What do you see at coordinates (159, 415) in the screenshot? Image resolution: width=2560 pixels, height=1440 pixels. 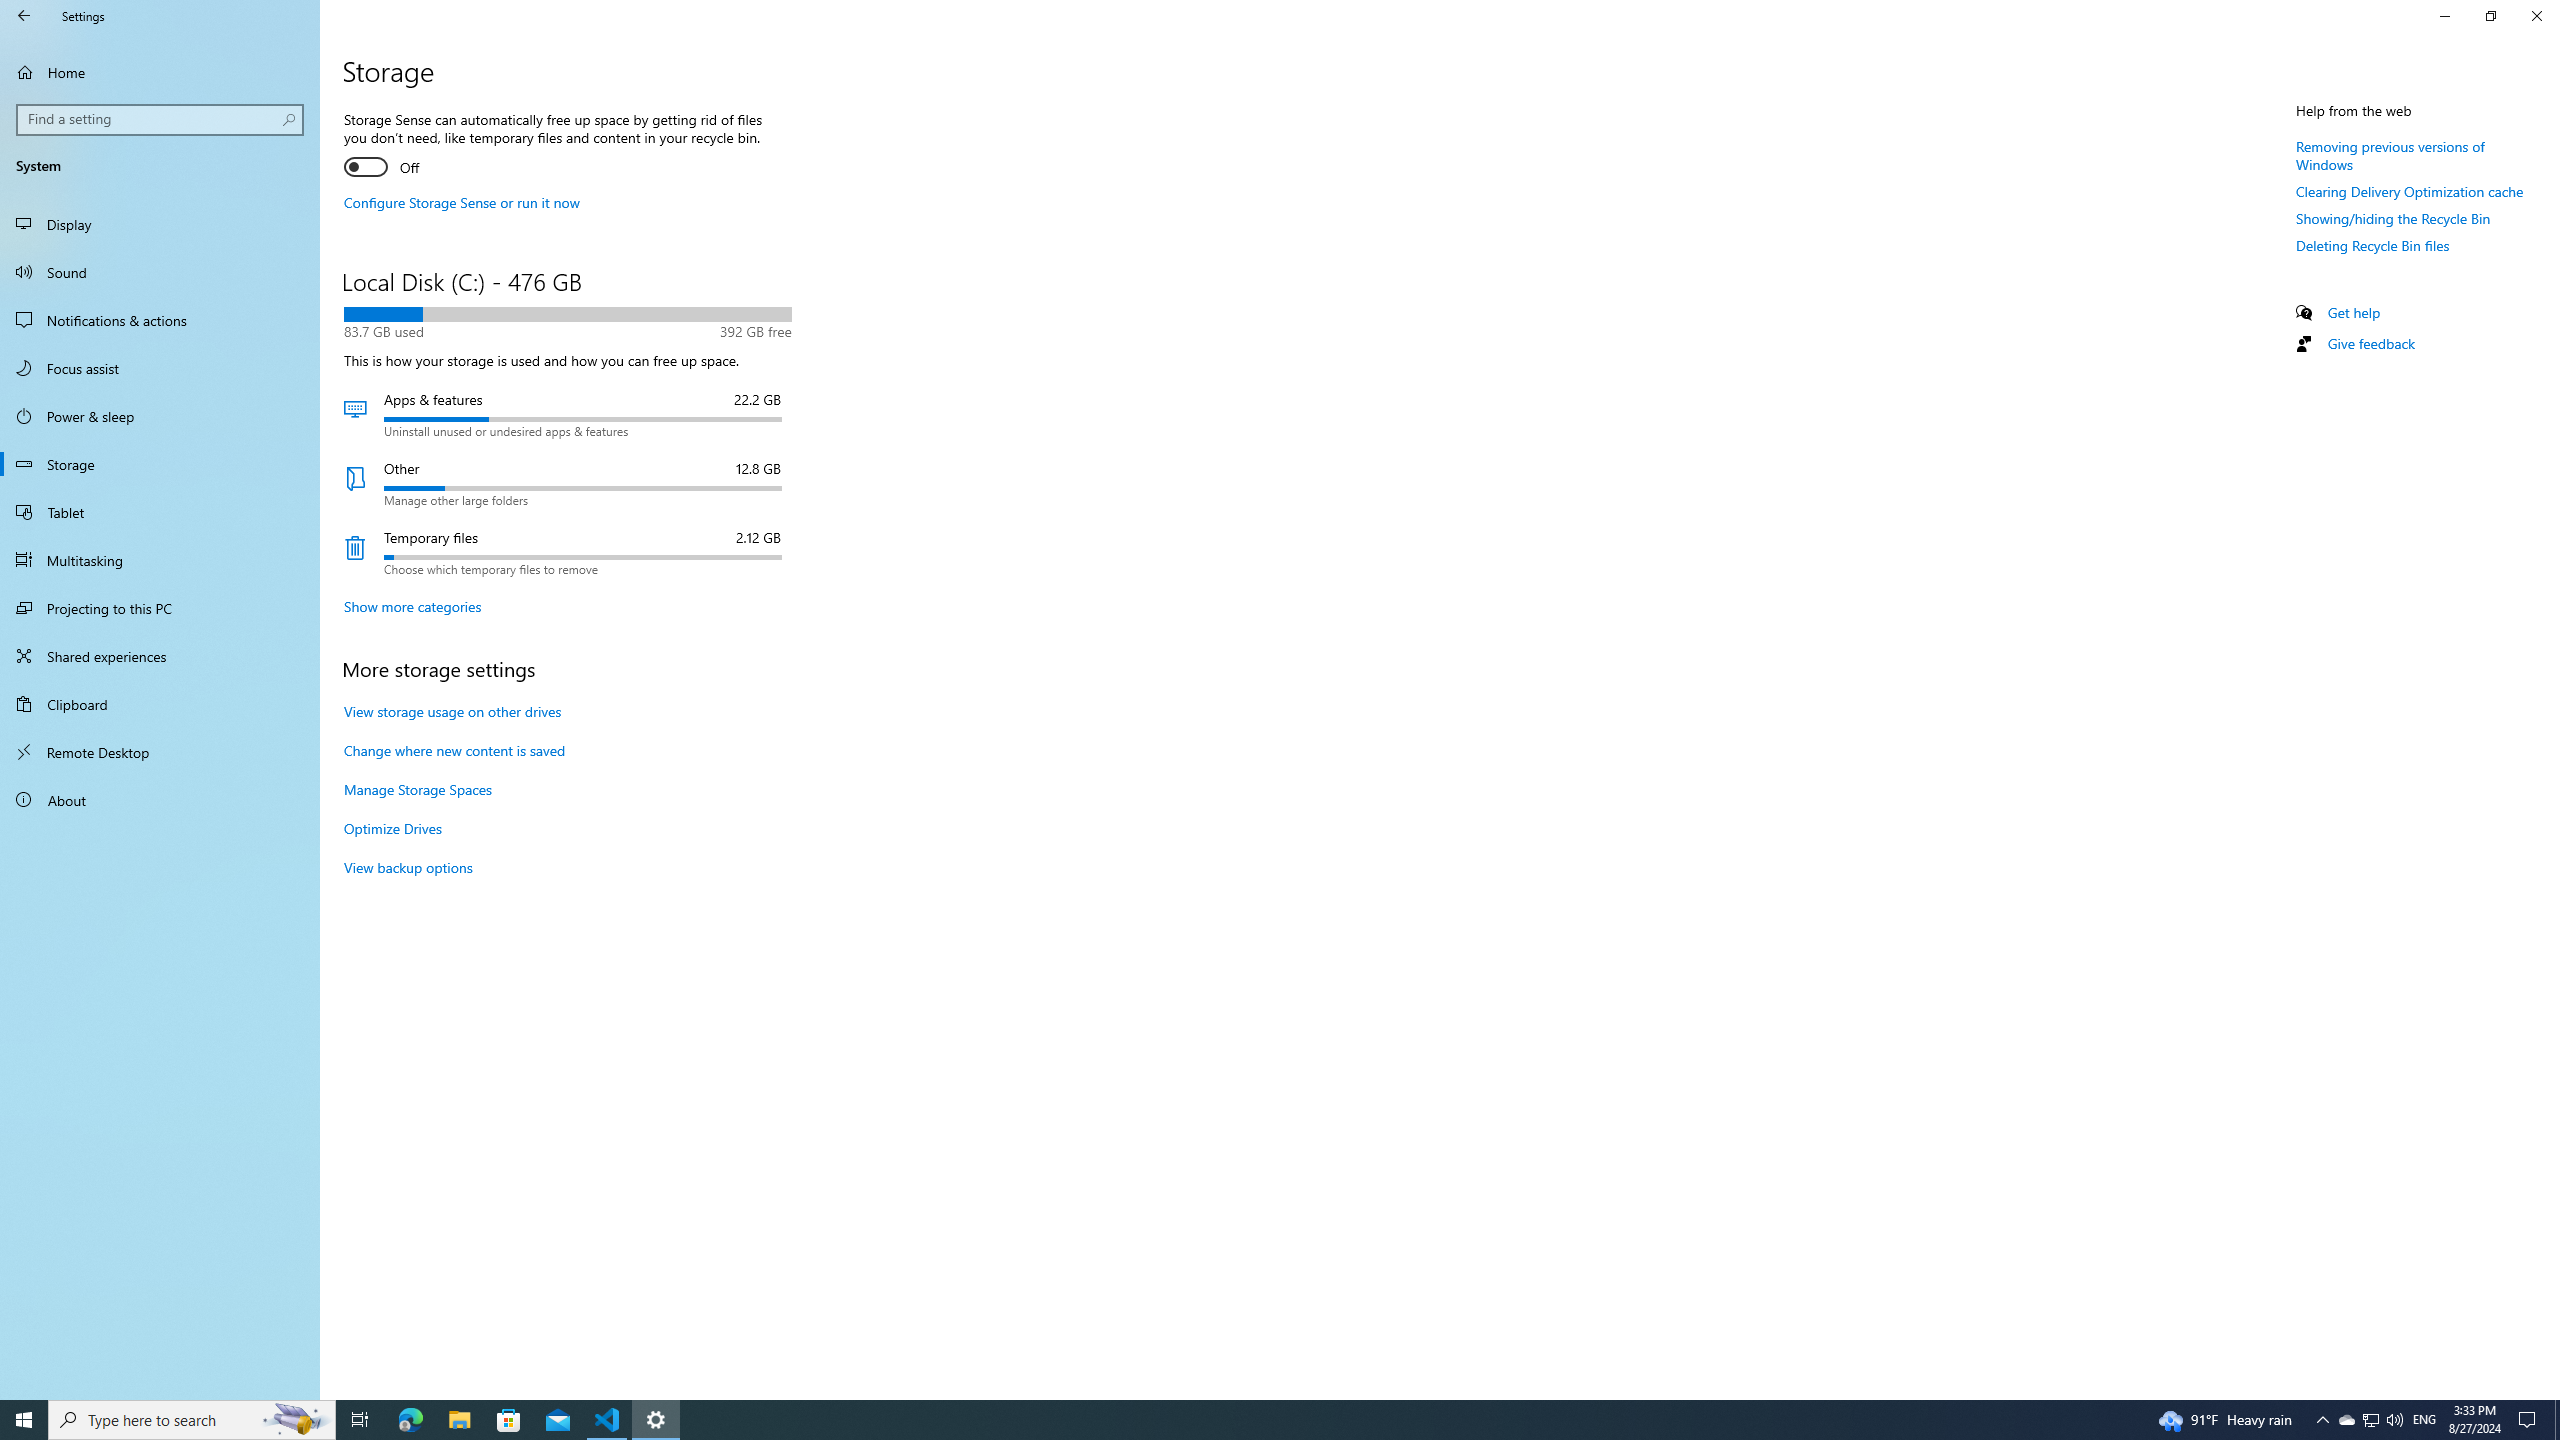 I see `'Power & sleep'` at bounding box center [159, 415].